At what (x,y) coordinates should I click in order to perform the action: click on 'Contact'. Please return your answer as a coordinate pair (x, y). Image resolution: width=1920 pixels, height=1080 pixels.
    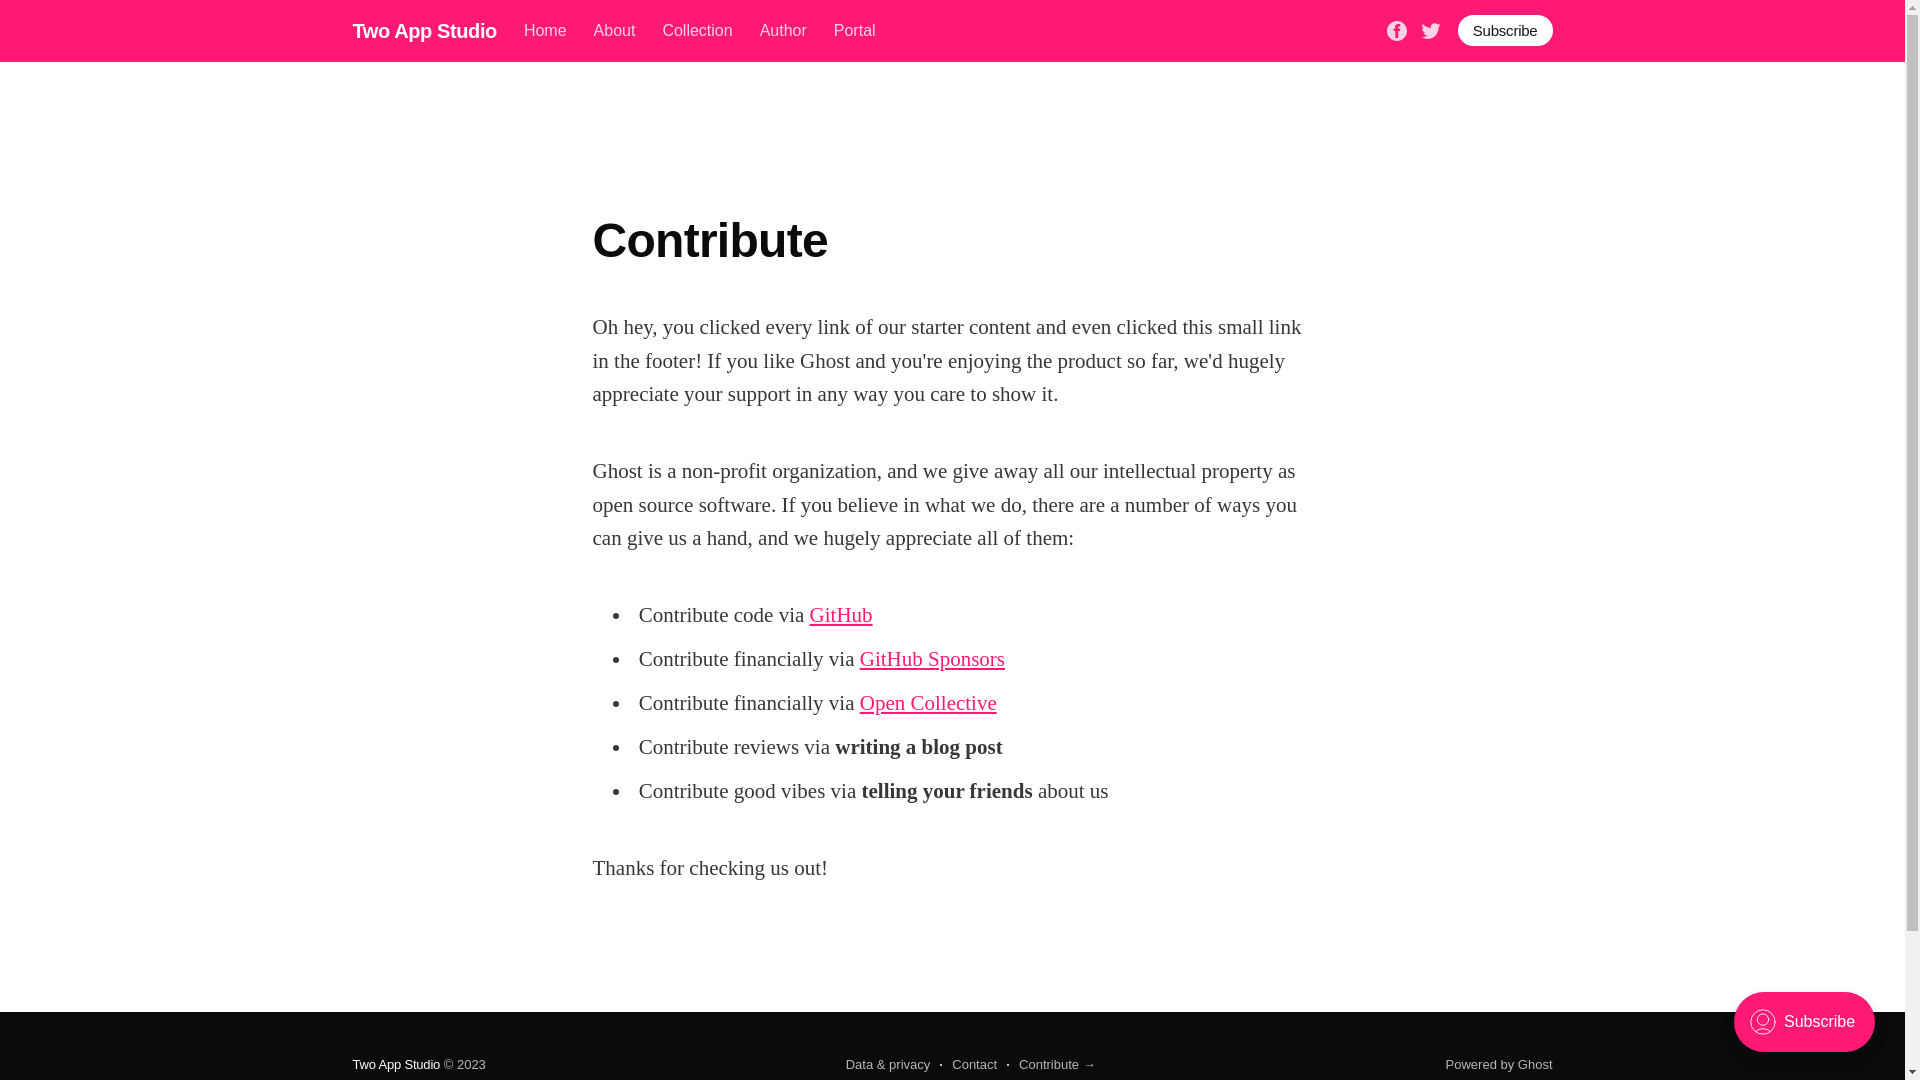
    Looking at the image, I should click on (968, 1063).